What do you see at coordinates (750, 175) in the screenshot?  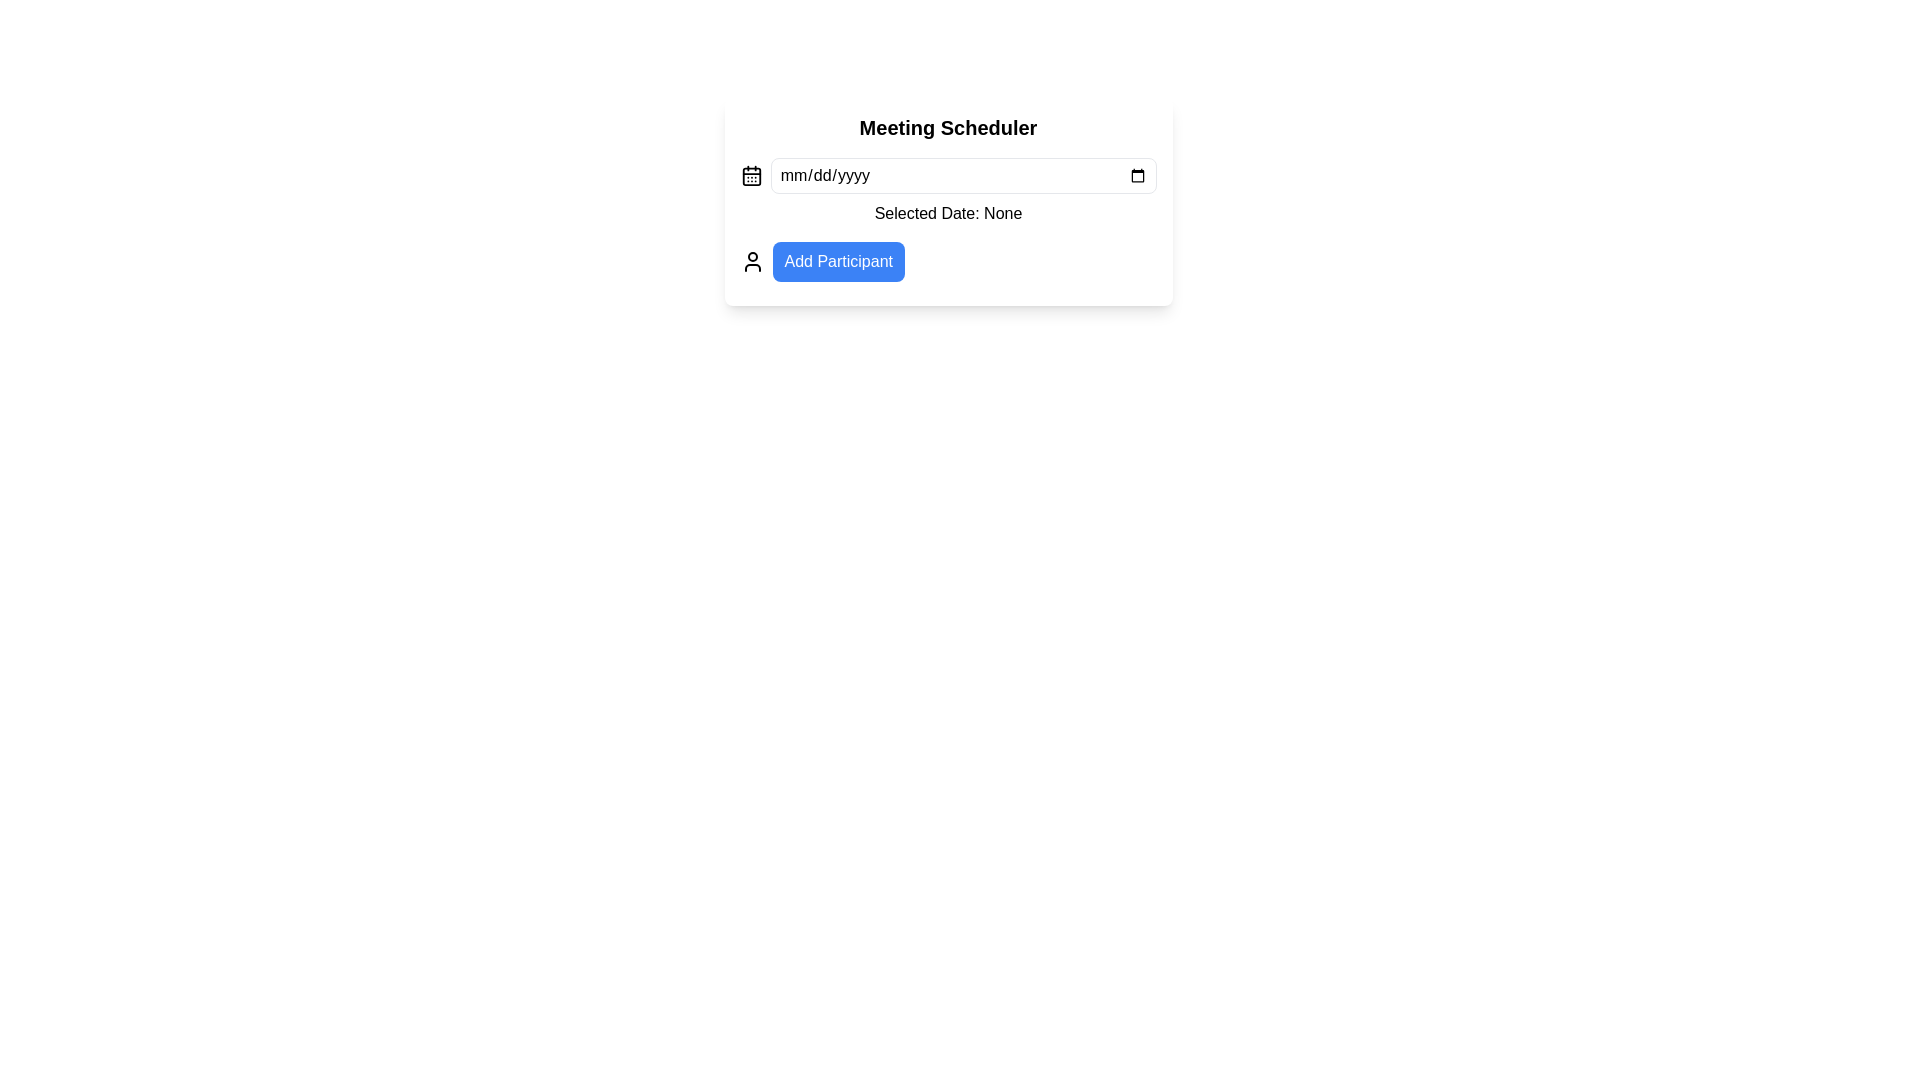 I see `the rectangular shape with a border radius that is part of the calendar icon located at the top-left section of the user interface, adjacent to the input field labeled 'mm/dd/yyyy'` at bounding box center [750, 175].